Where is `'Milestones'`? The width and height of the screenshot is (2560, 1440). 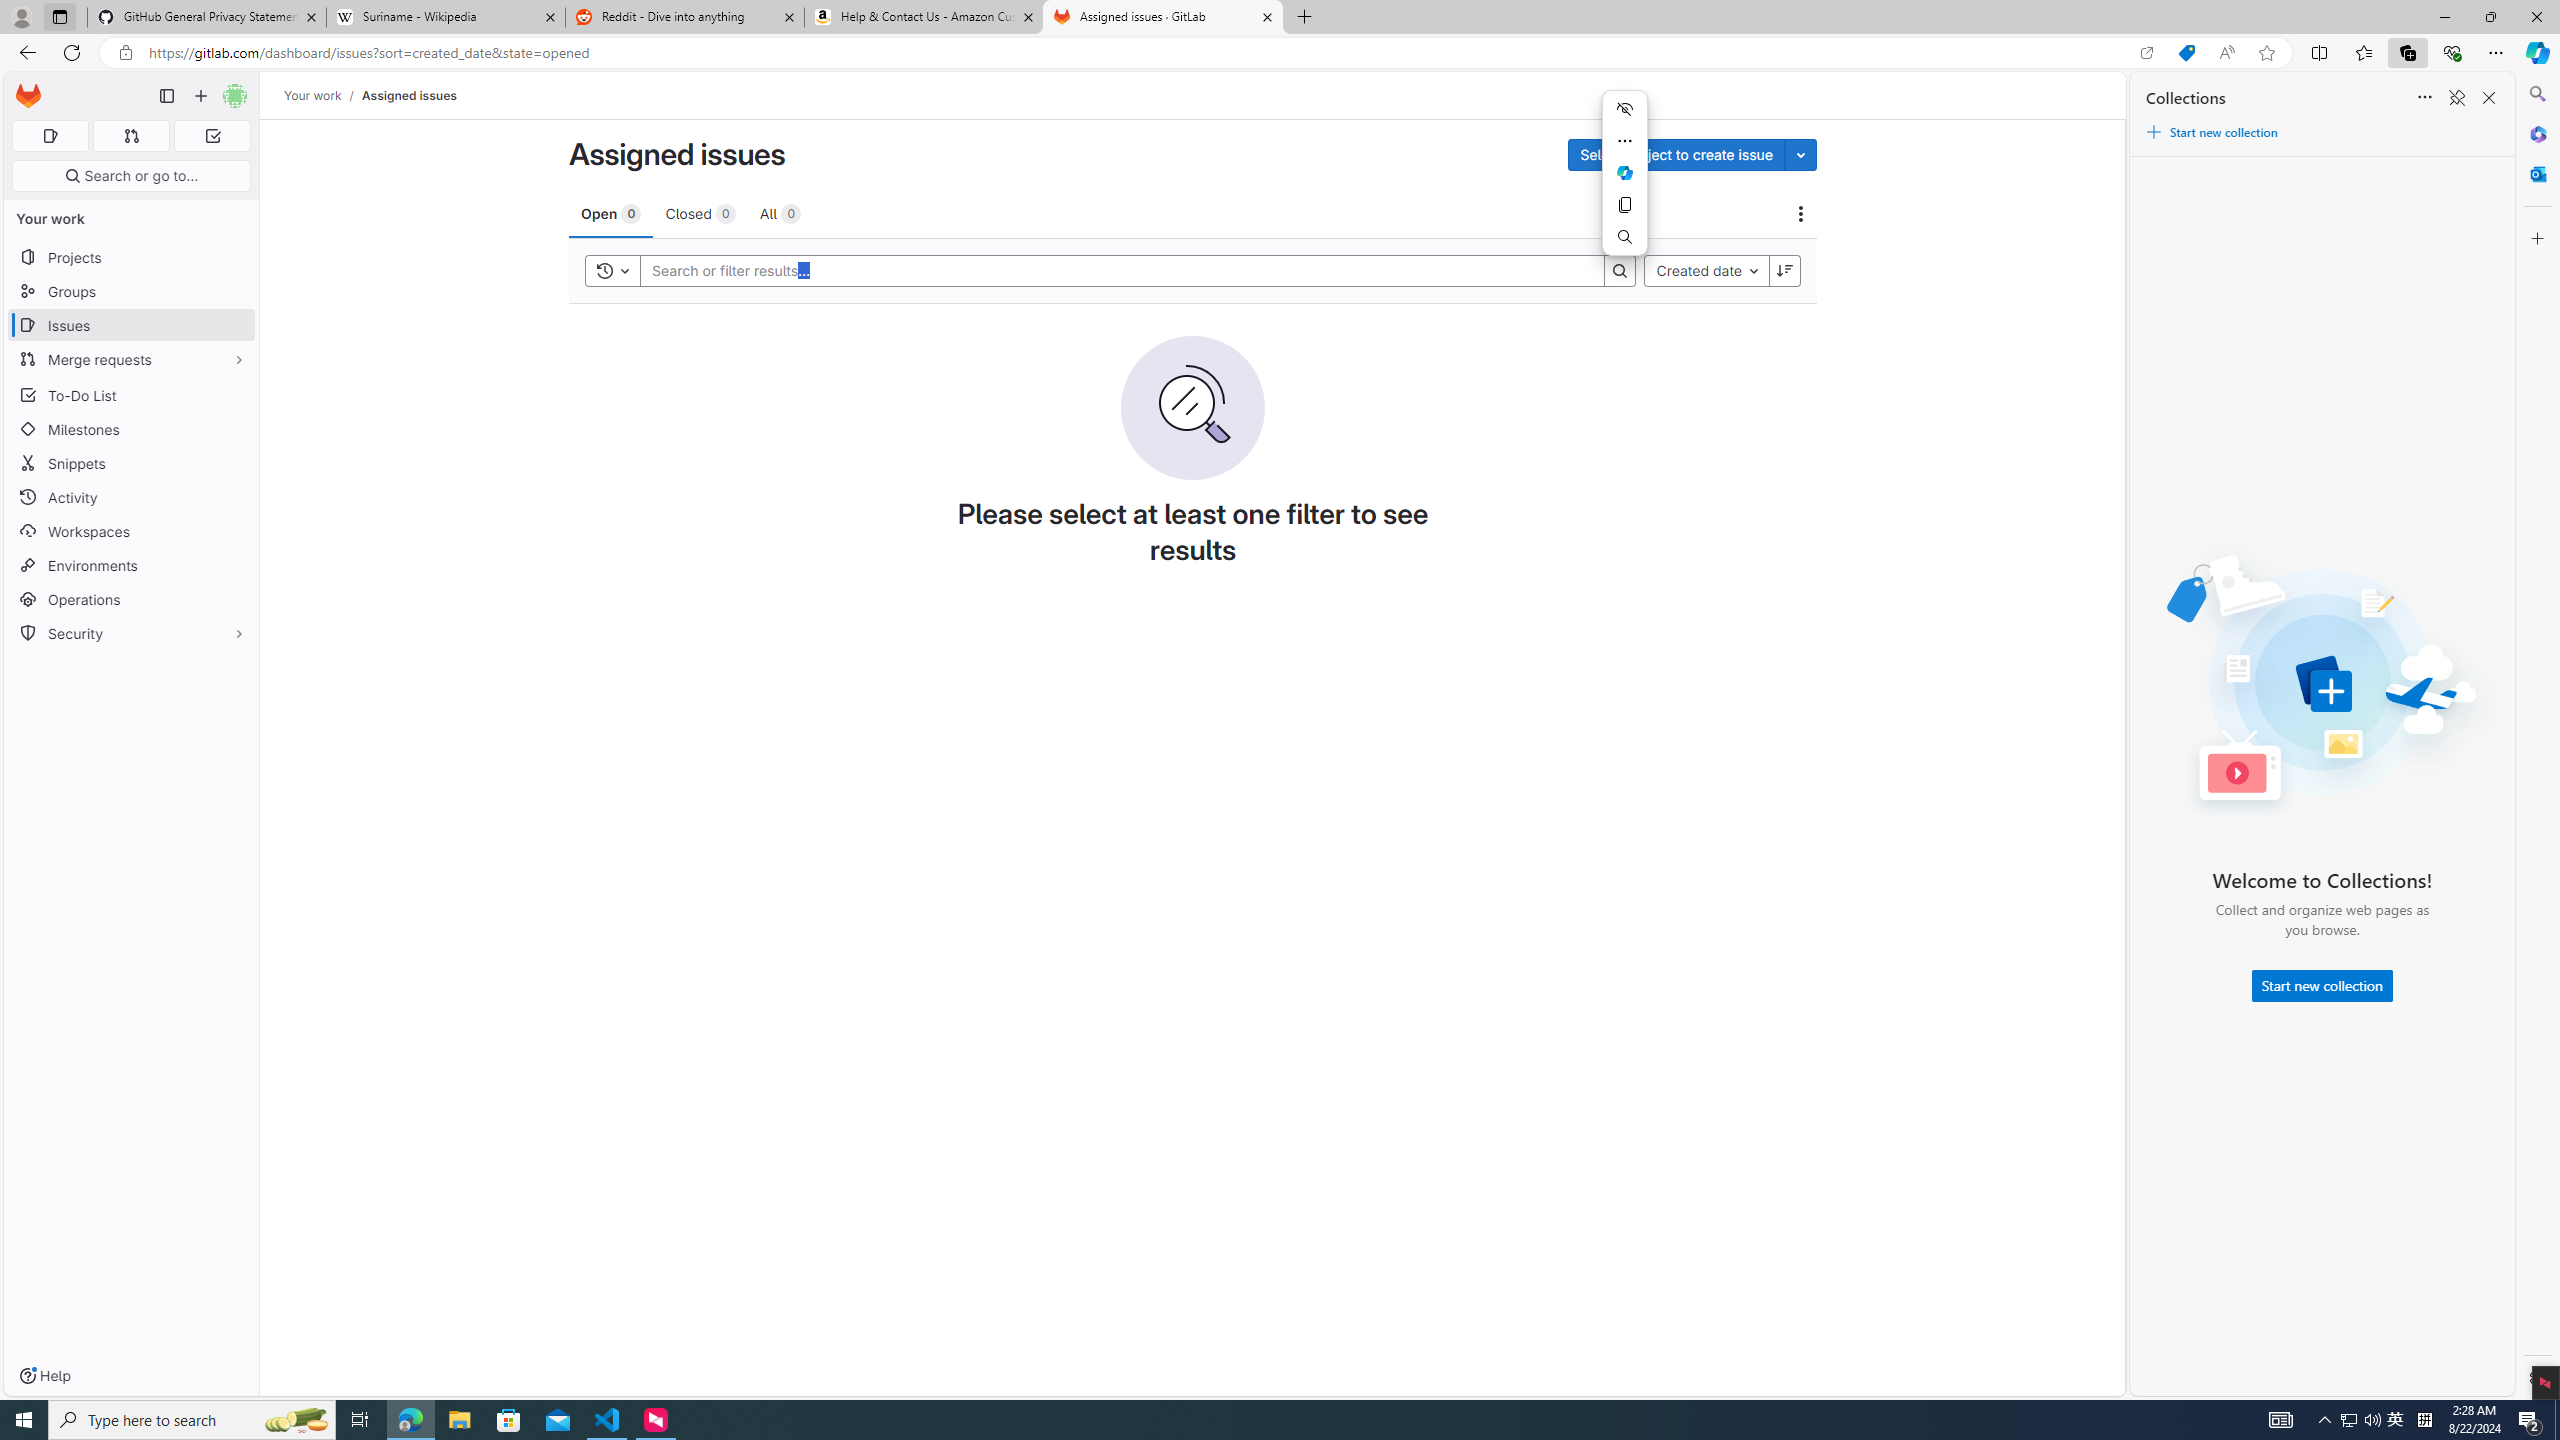
'Milestones' is located at coordinates (130, 428).